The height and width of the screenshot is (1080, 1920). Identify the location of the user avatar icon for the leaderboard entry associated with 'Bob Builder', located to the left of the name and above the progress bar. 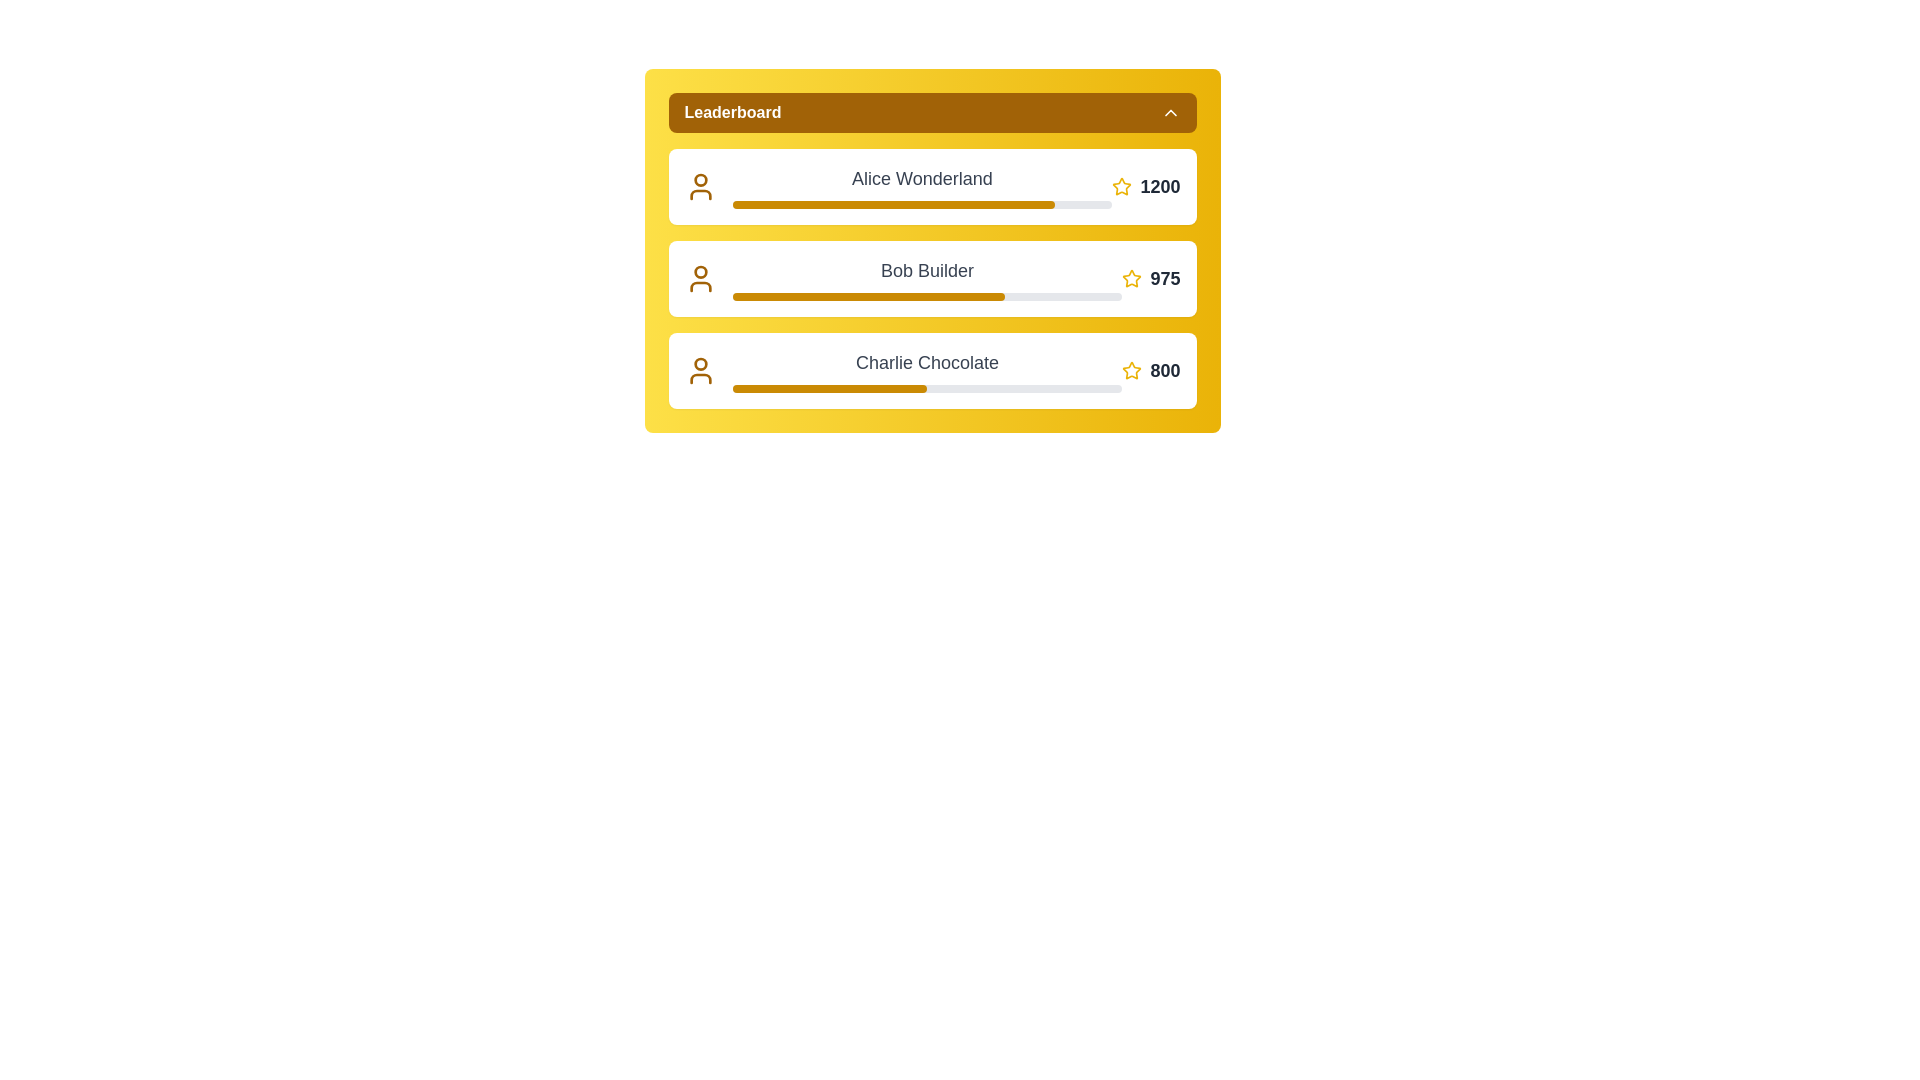
(700, 278).